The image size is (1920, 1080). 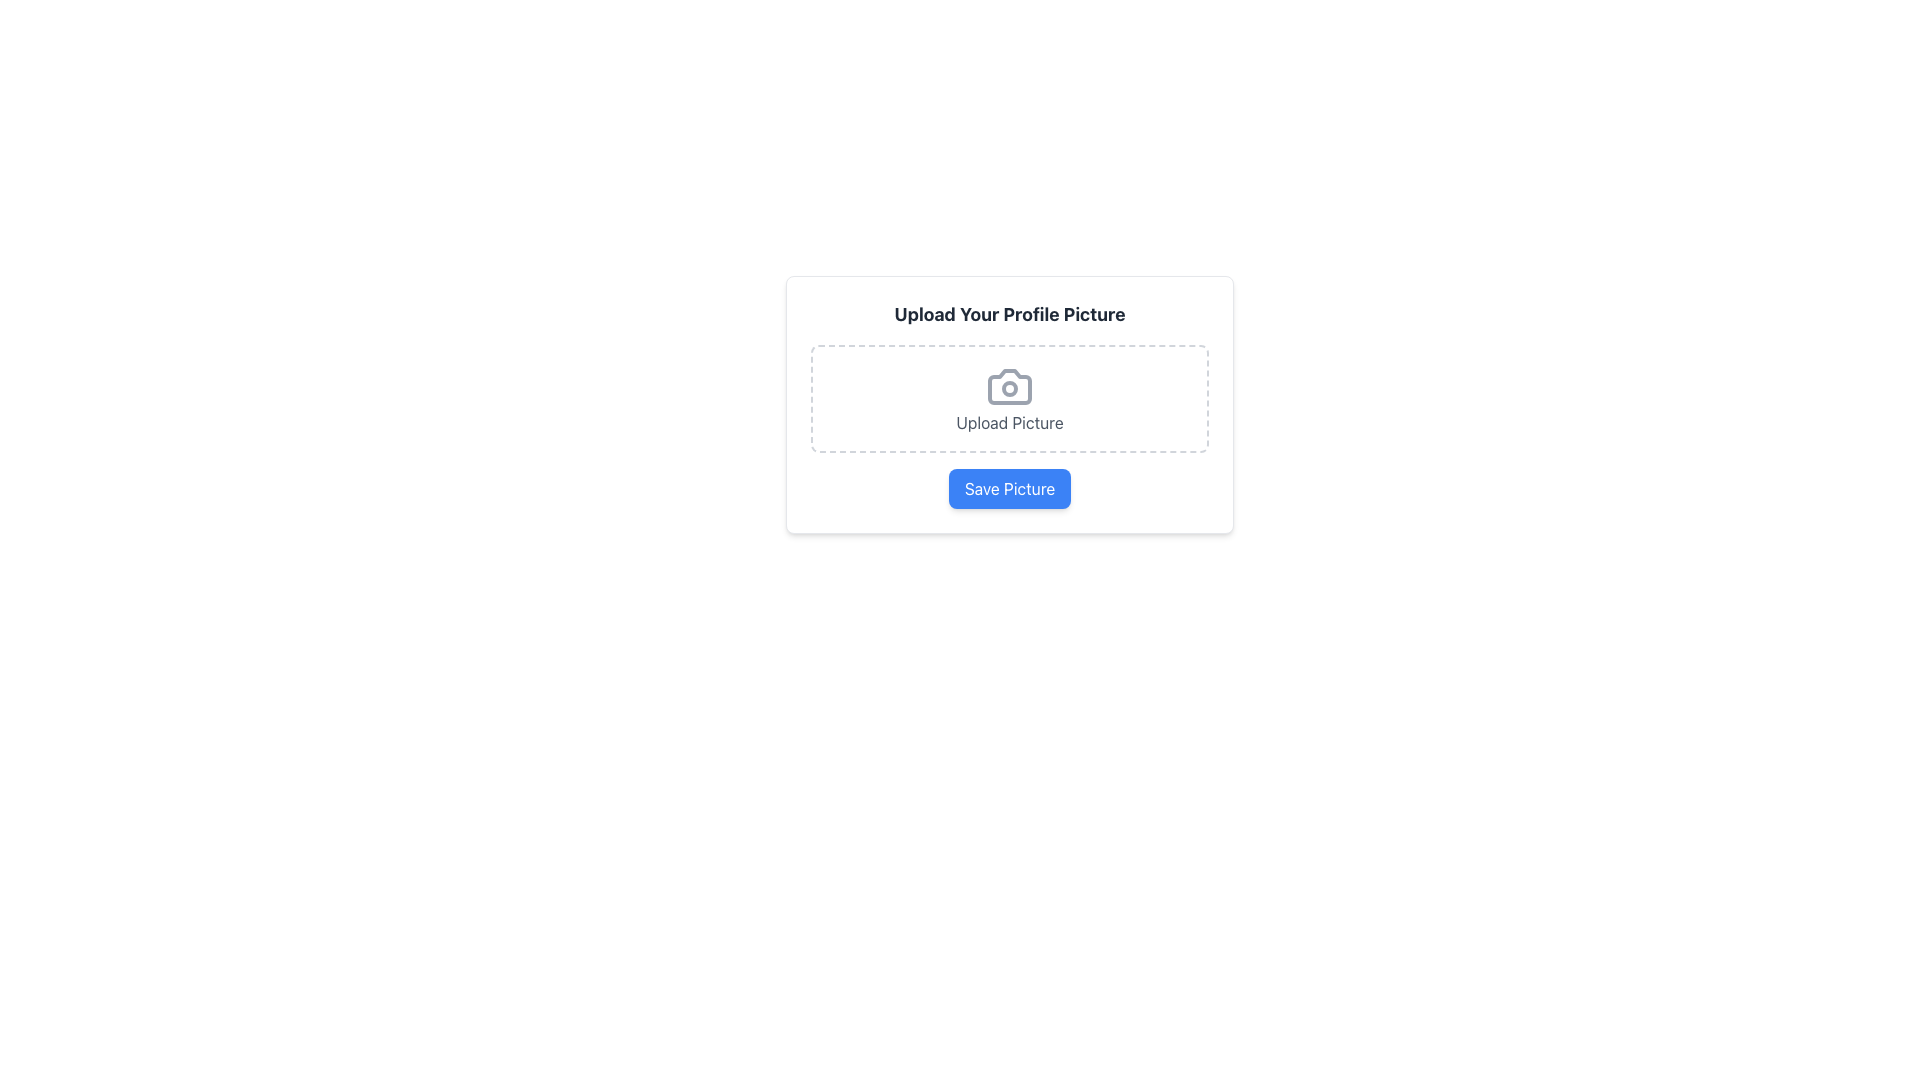 What do you see at coordinates (1009, 398) in the screenshot?
I see `the interactive button-like element with a camera icon and the label 'Upload Picture'` at bounding box center [1009, 398].